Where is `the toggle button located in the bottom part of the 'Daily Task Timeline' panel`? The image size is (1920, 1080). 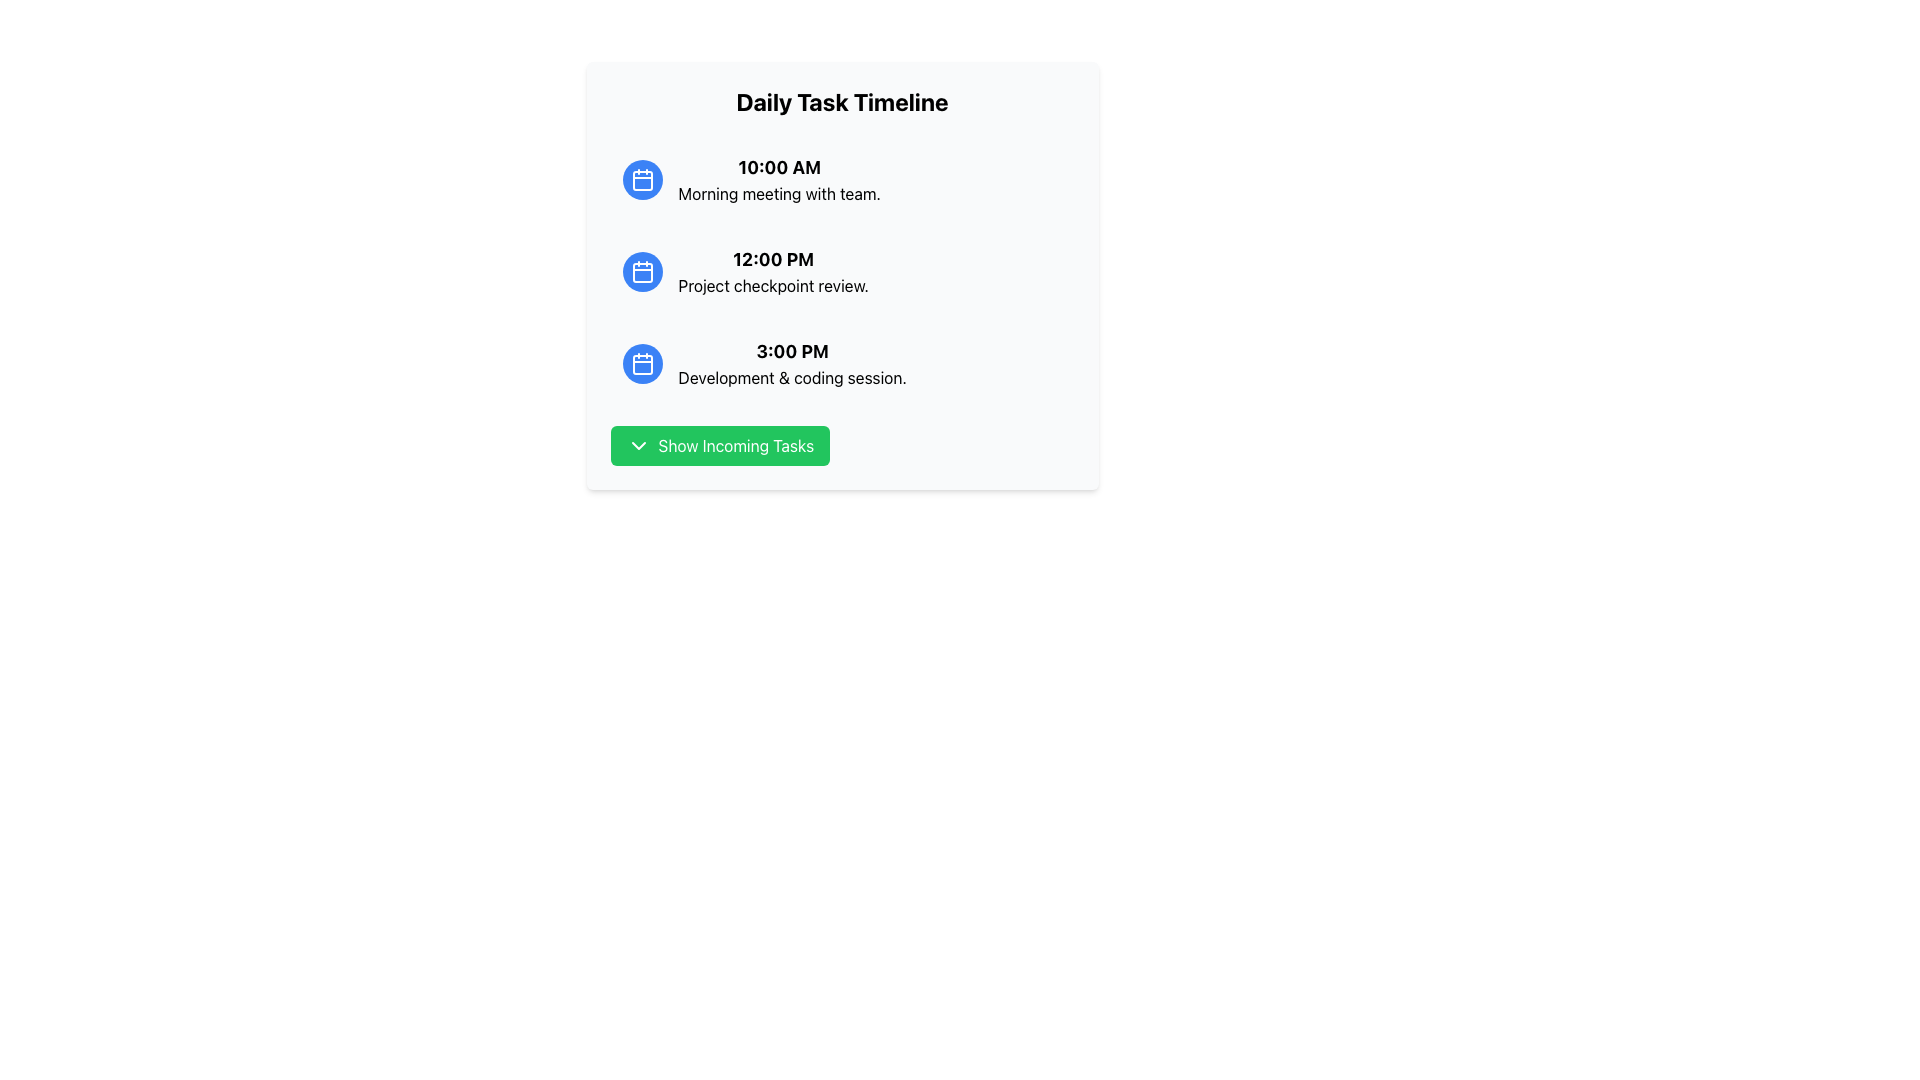 the toggle button located in the bottom part of the 'Daily Task Timeline' panel is located at coordinates (720, 445).